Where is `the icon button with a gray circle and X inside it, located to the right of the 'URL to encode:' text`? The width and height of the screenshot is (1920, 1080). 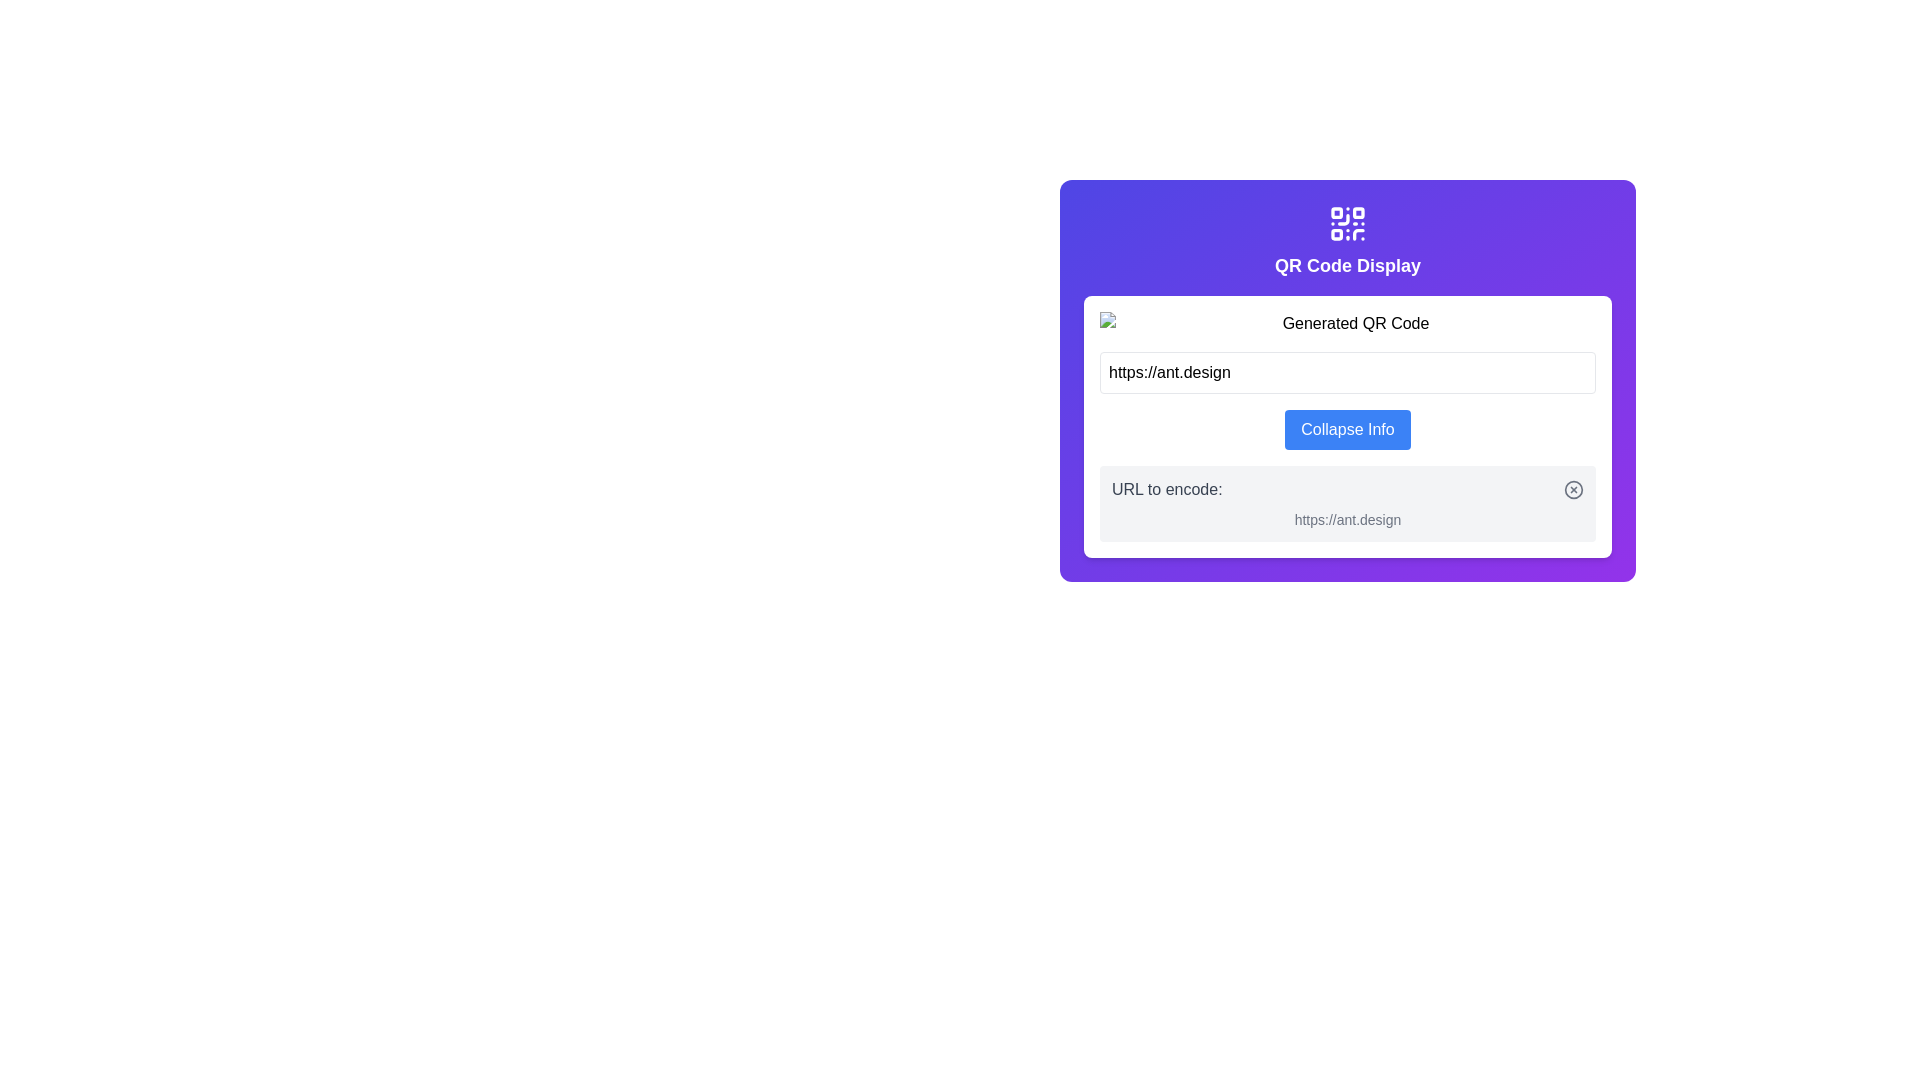 the icon button with a gray circle and X inside it, located to the right of the 'URL to encode:' text is located at coordinates (1573, 489).